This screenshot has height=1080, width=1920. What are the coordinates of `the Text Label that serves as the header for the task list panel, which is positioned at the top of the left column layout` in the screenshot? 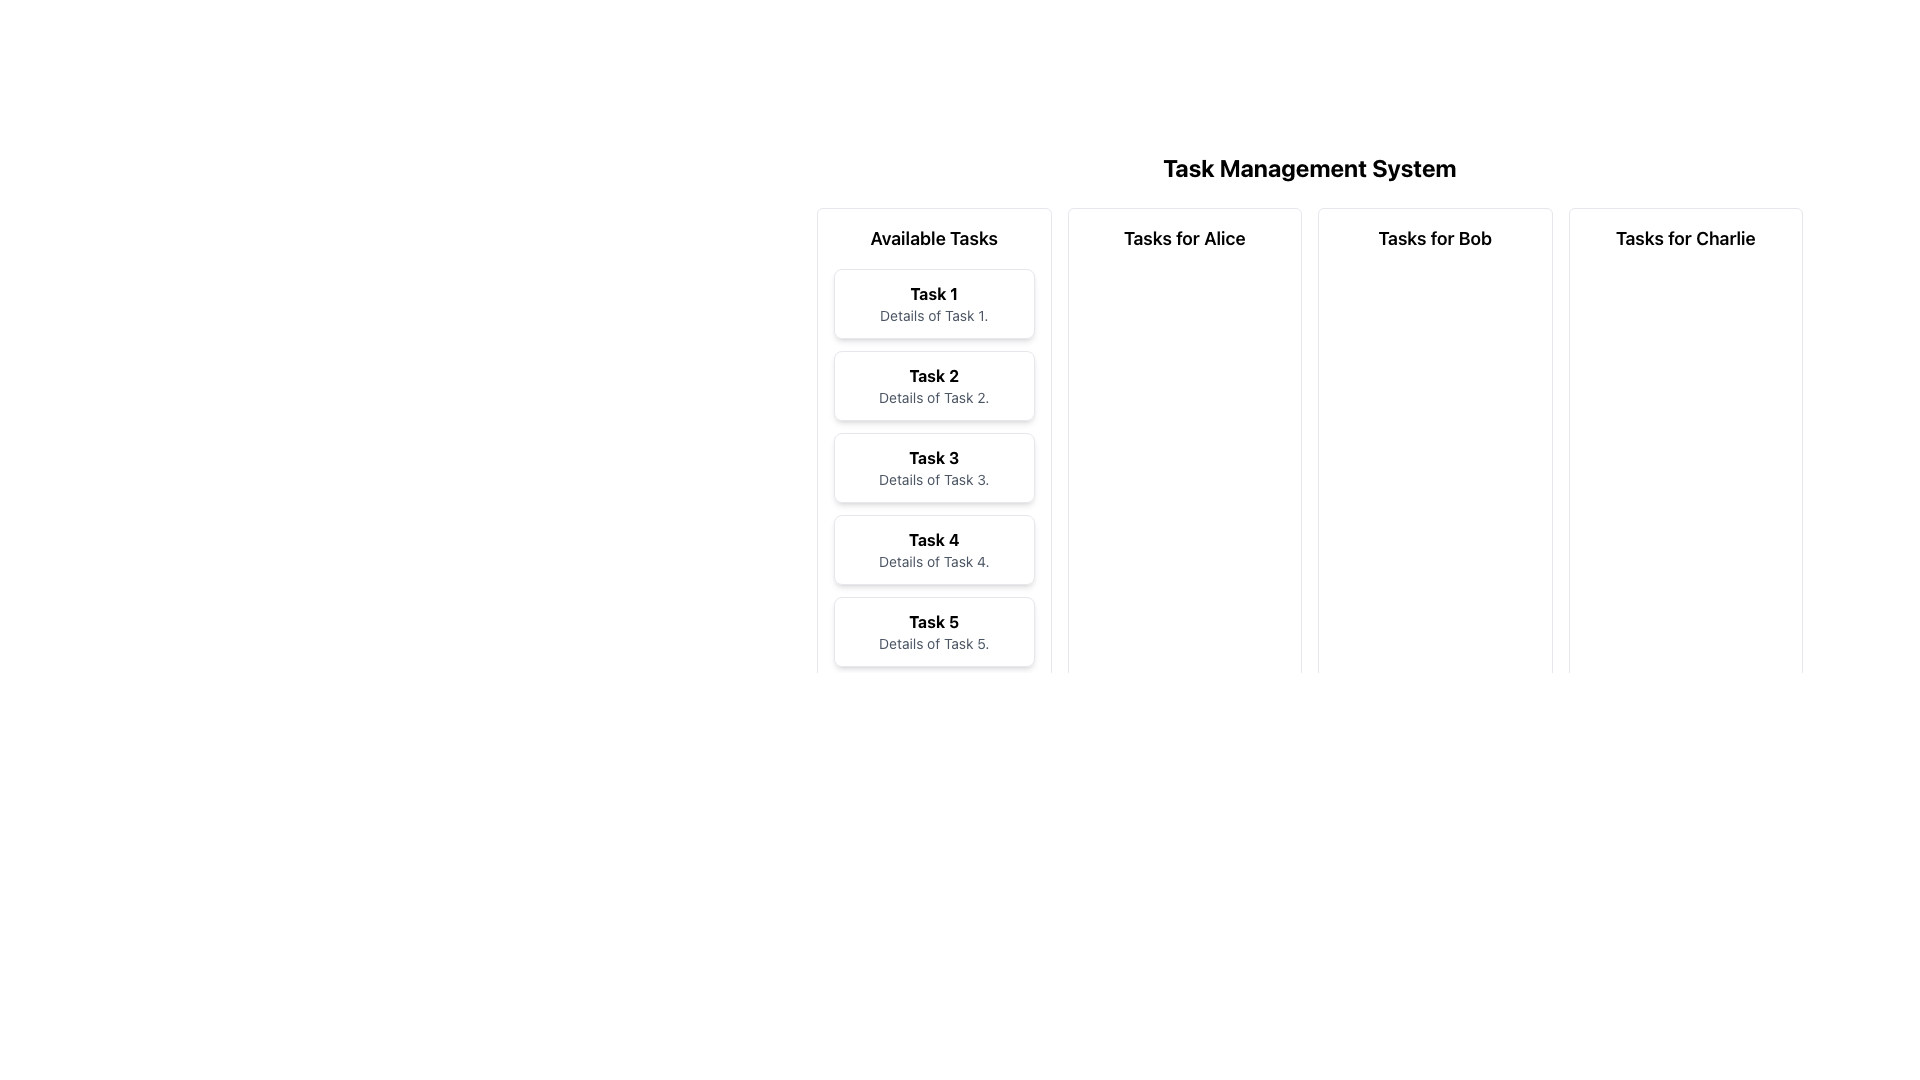 It's located at (933, 238).